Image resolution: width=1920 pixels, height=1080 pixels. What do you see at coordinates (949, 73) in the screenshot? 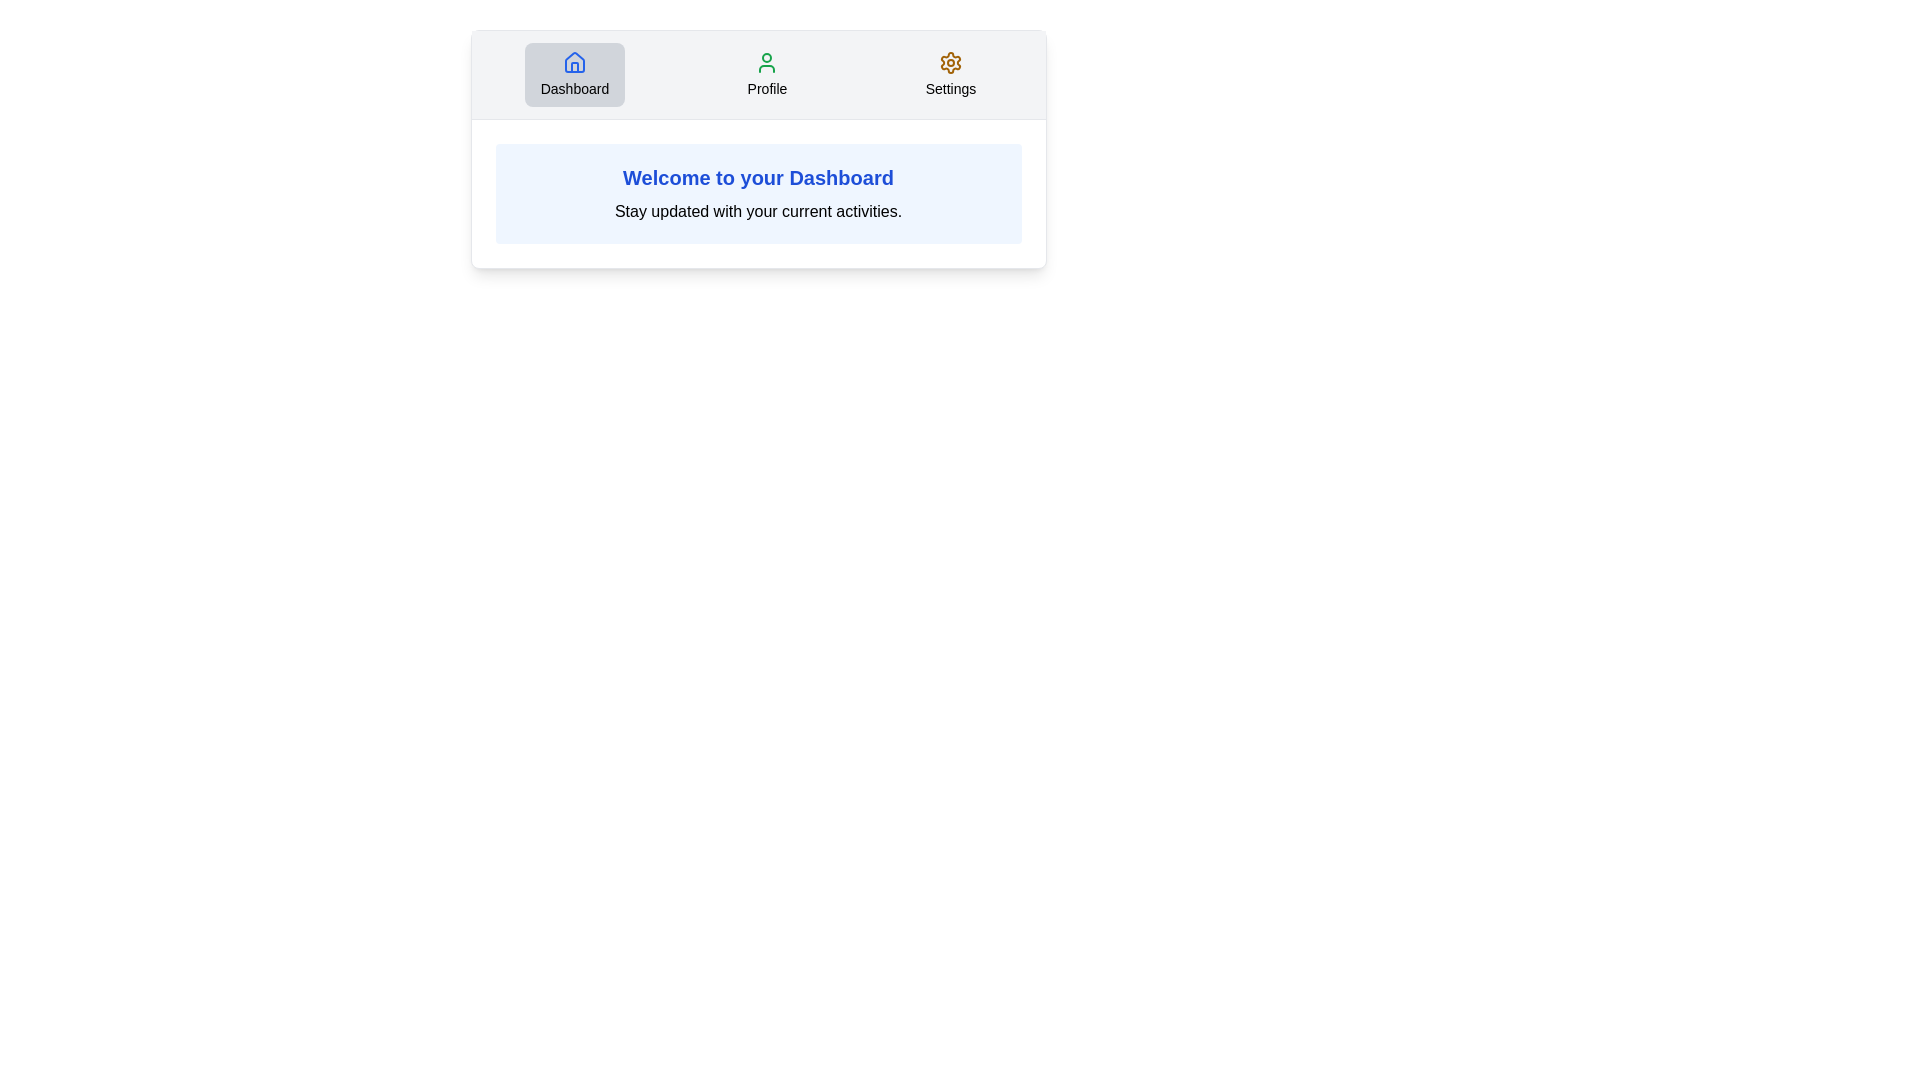
I see `the tab labeled Settings` at bounding box center [949, 73].